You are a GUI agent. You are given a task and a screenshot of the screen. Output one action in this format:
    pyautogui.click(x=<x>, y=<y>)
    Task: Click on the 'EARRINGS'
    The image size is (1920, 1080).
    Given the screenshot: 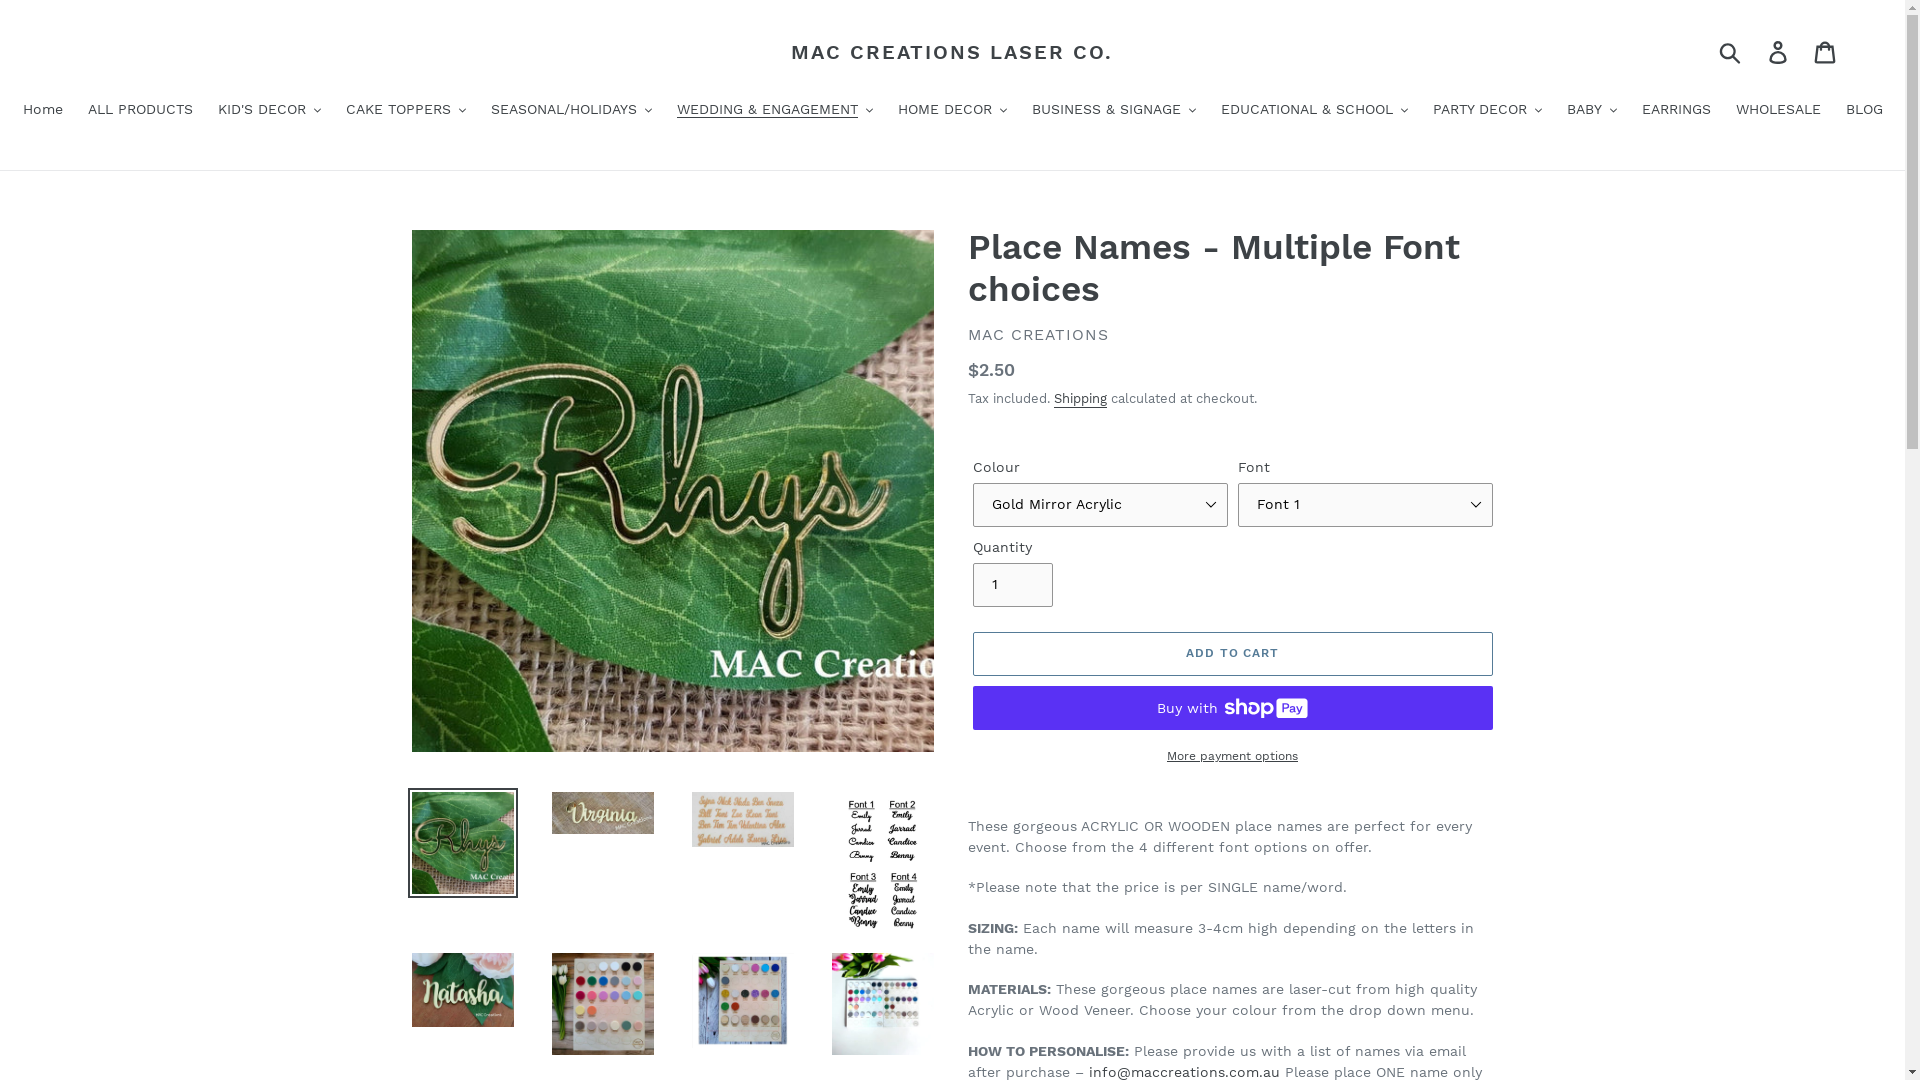 What is the action you would take?
    pyautogui.click(x=1632, y=111)
    